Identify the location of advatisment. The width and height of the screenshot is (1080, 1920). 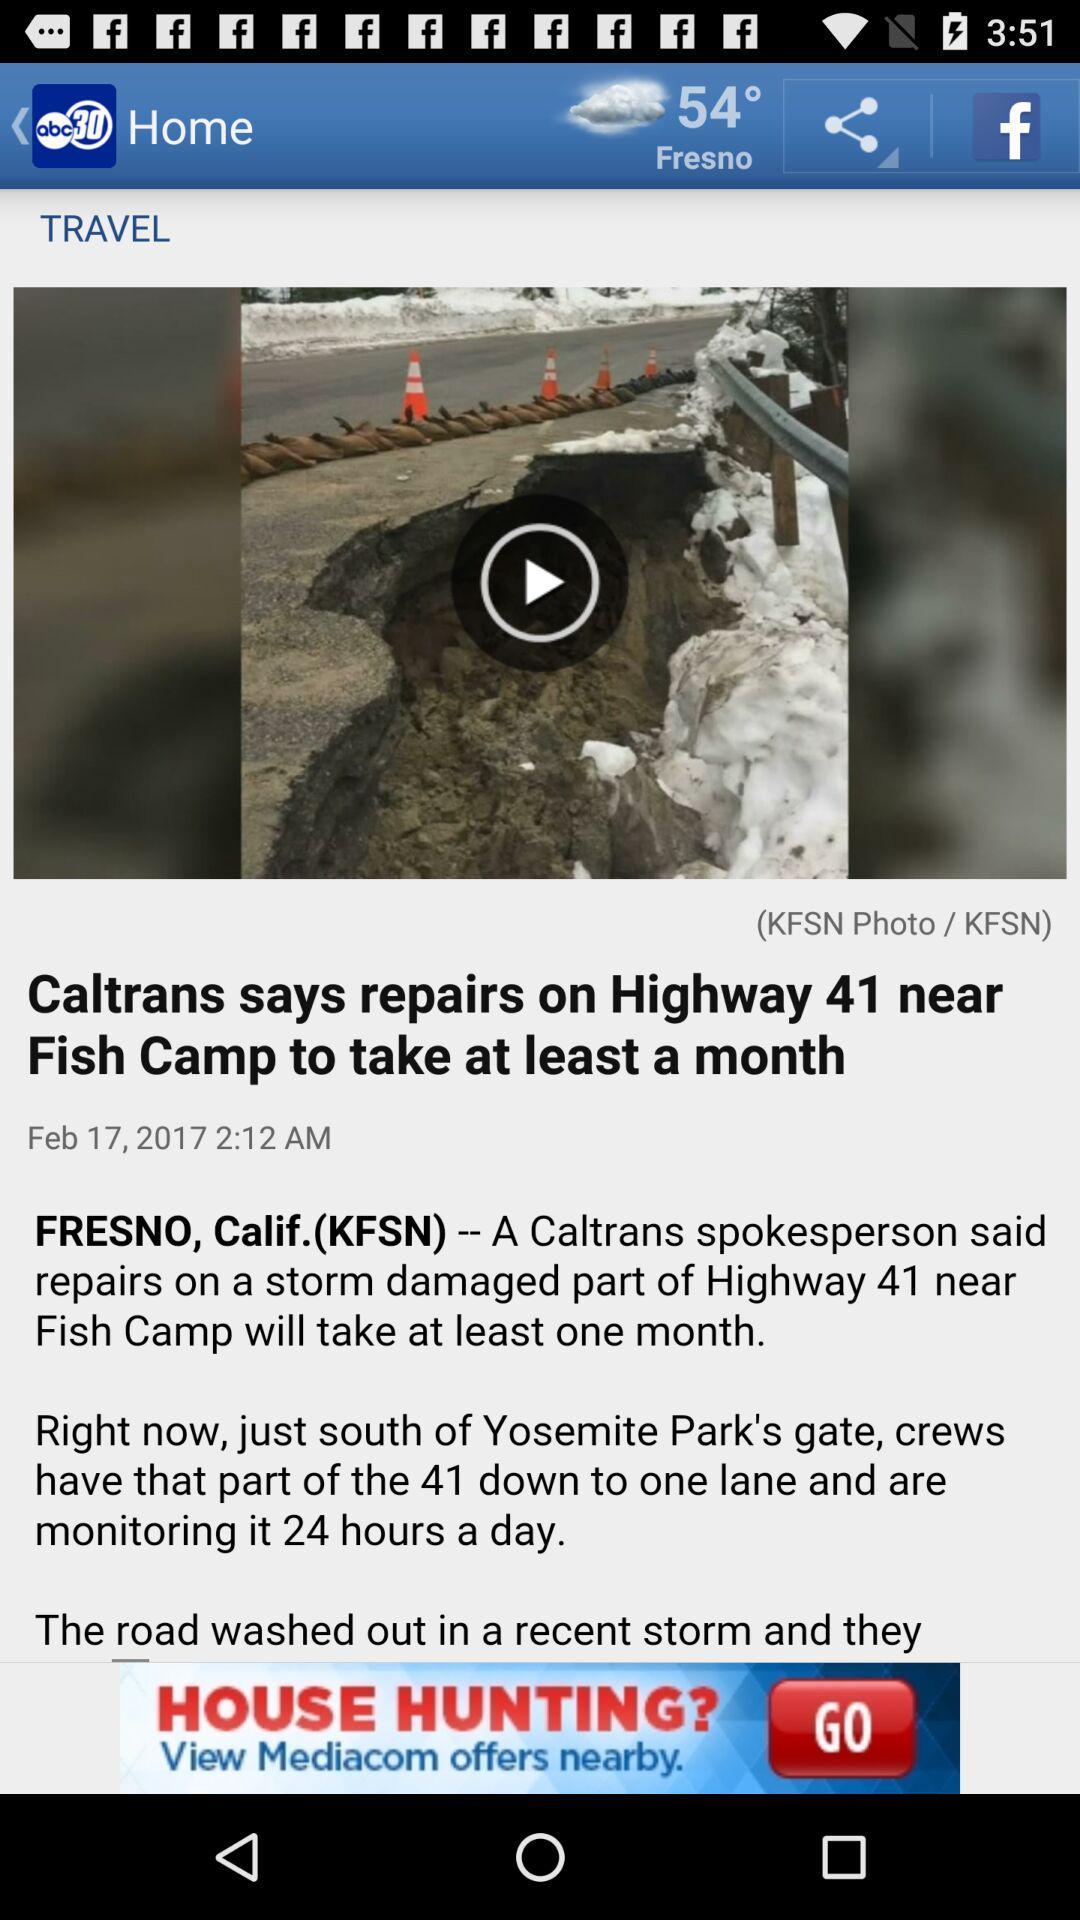
(540, 1420).